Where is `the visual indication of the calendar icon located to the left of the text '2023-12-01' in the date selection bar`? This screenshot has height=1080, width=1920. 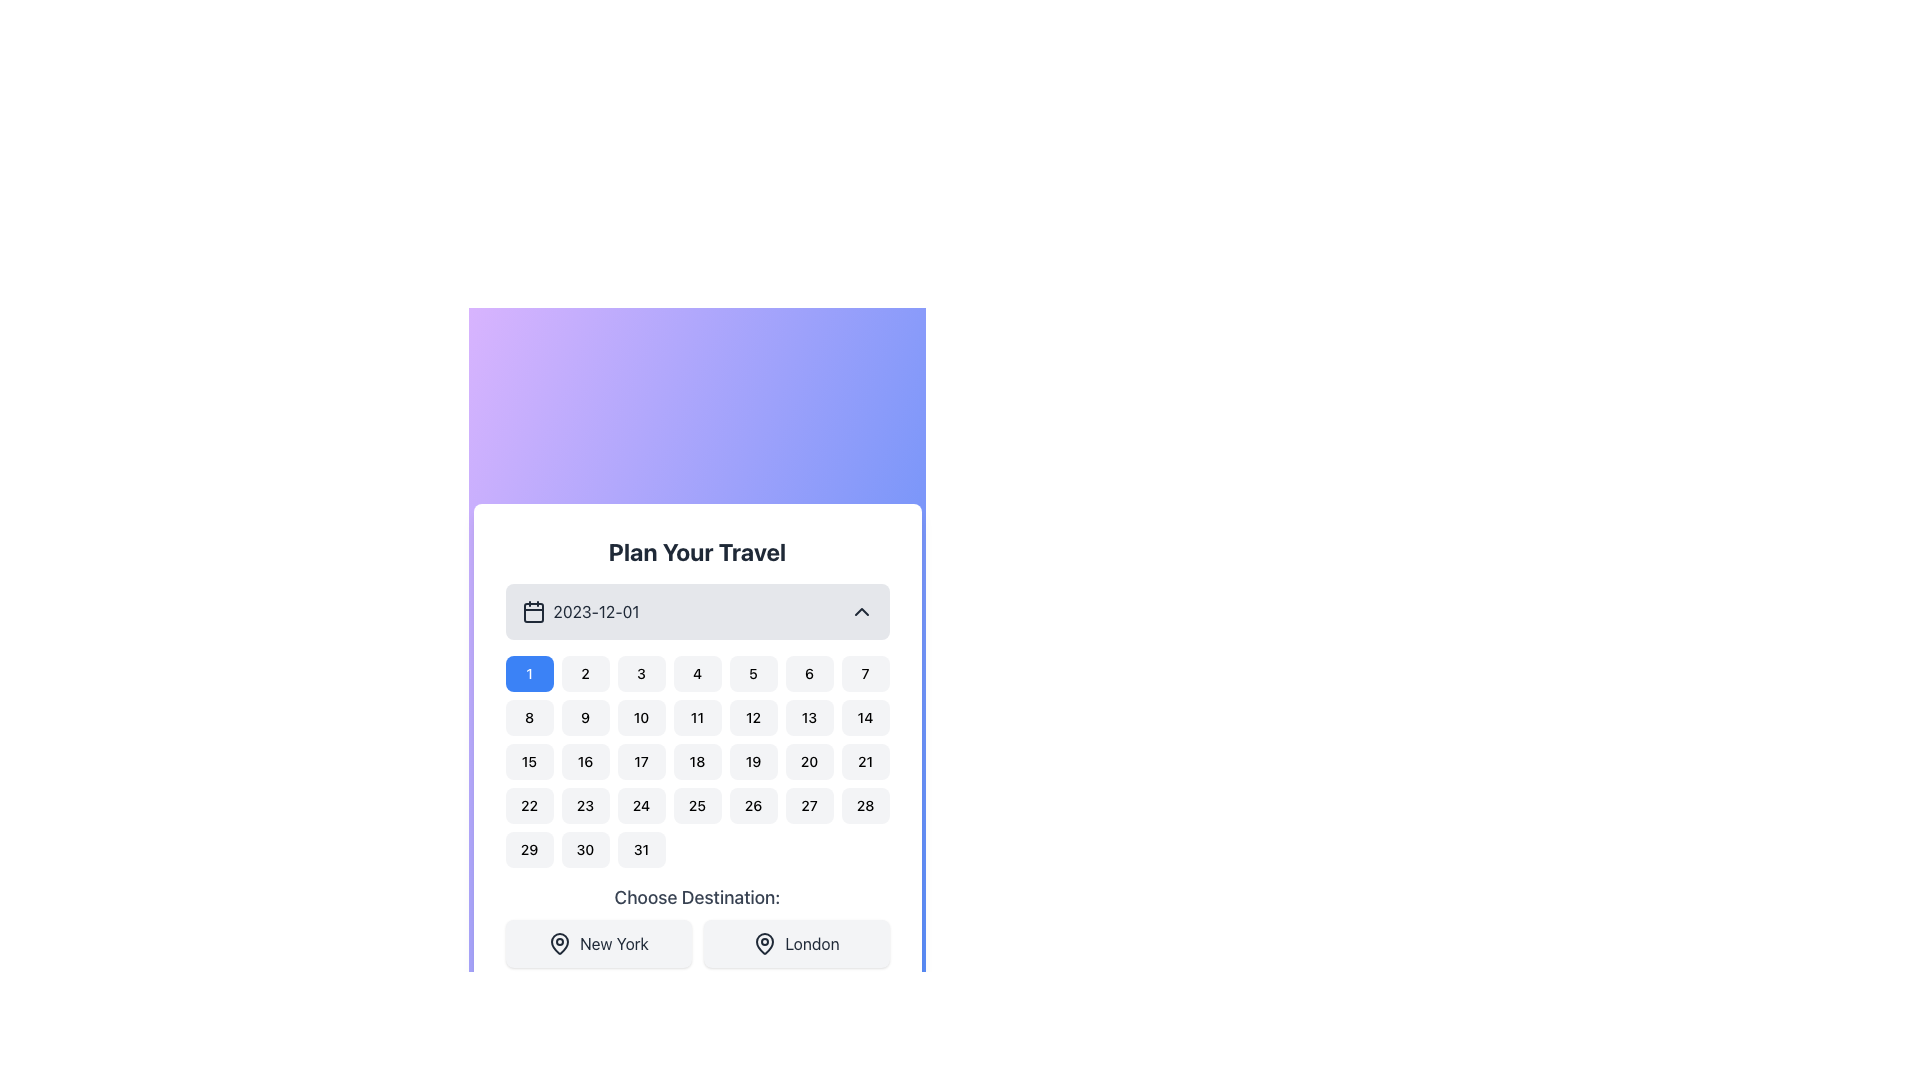 the visual indication of the calendar icon located to the left of the text '2023-12-01' in the date selection bar is located at coordinates (533, 611).